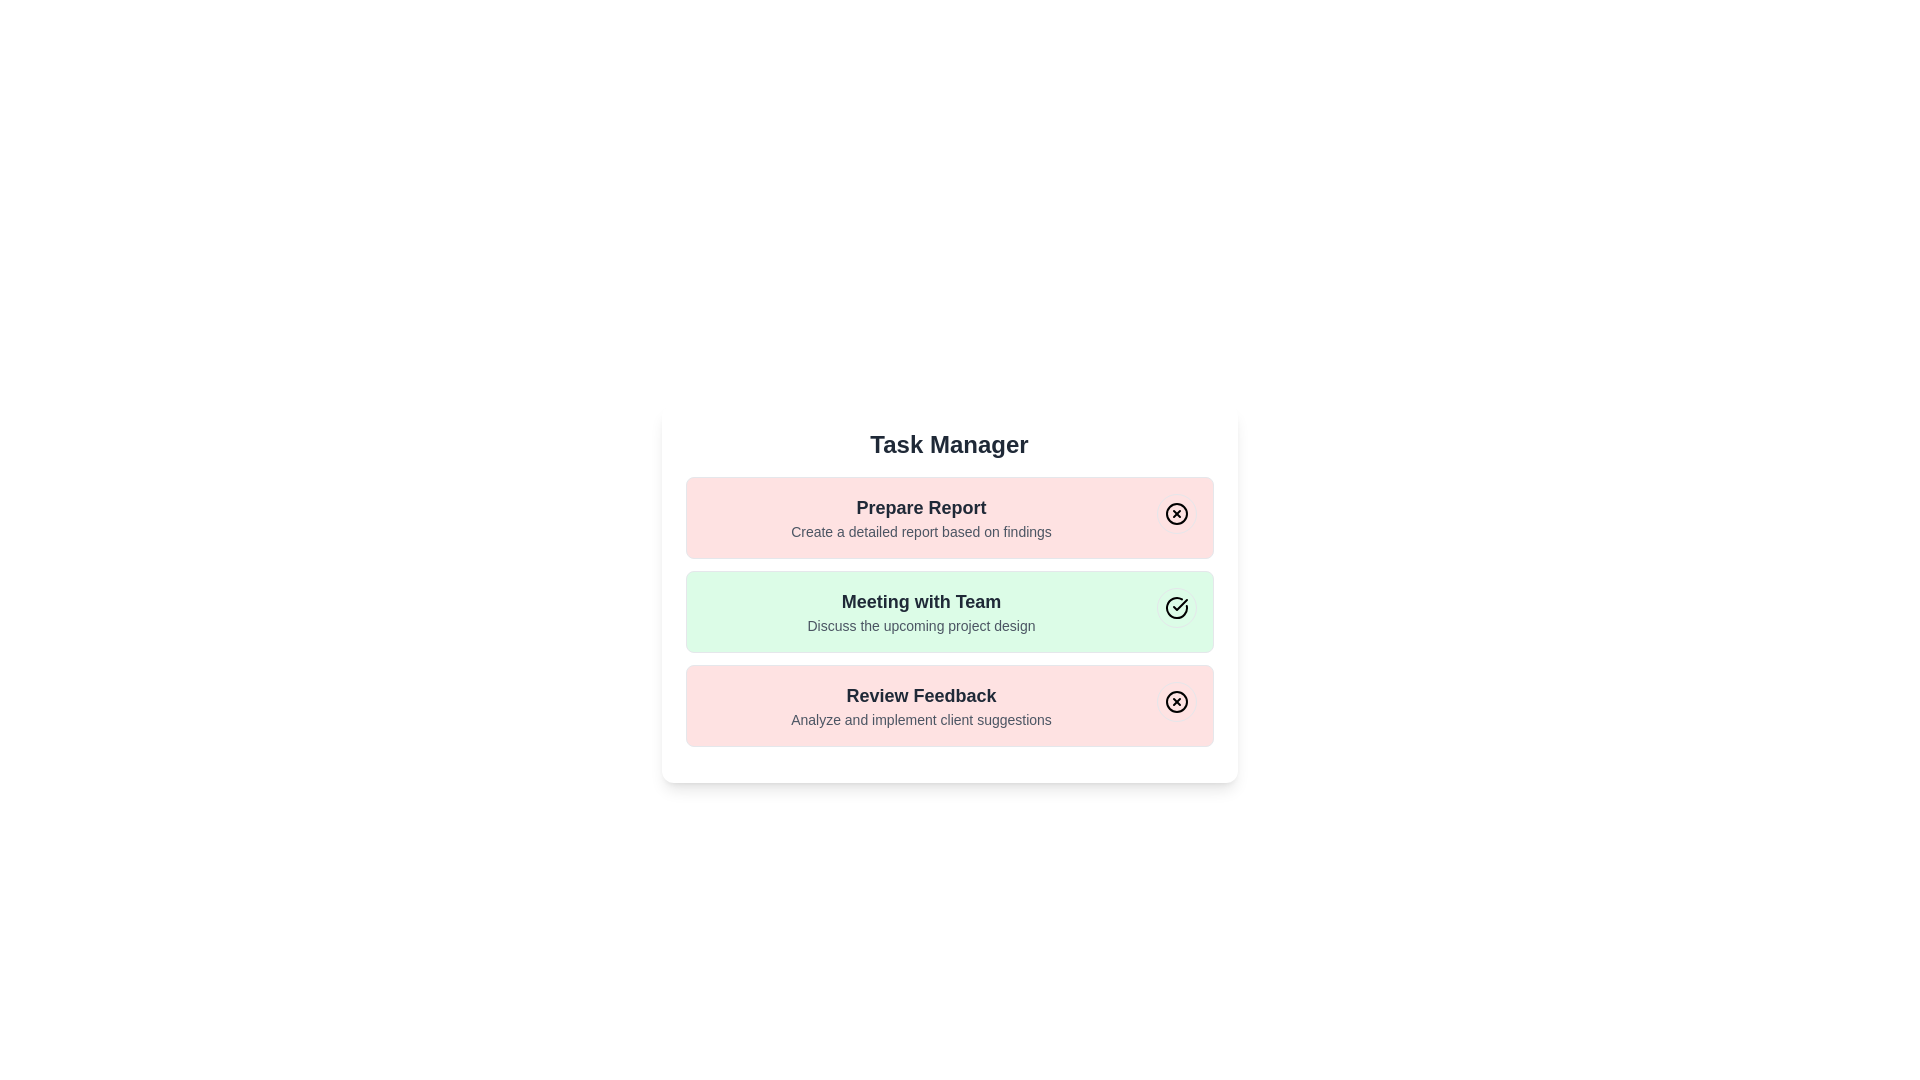  Describe the element at coordinates (1176, 701) in the screenshot. I see `the toggle button for the task with title 'Review Feedback'` at that location.